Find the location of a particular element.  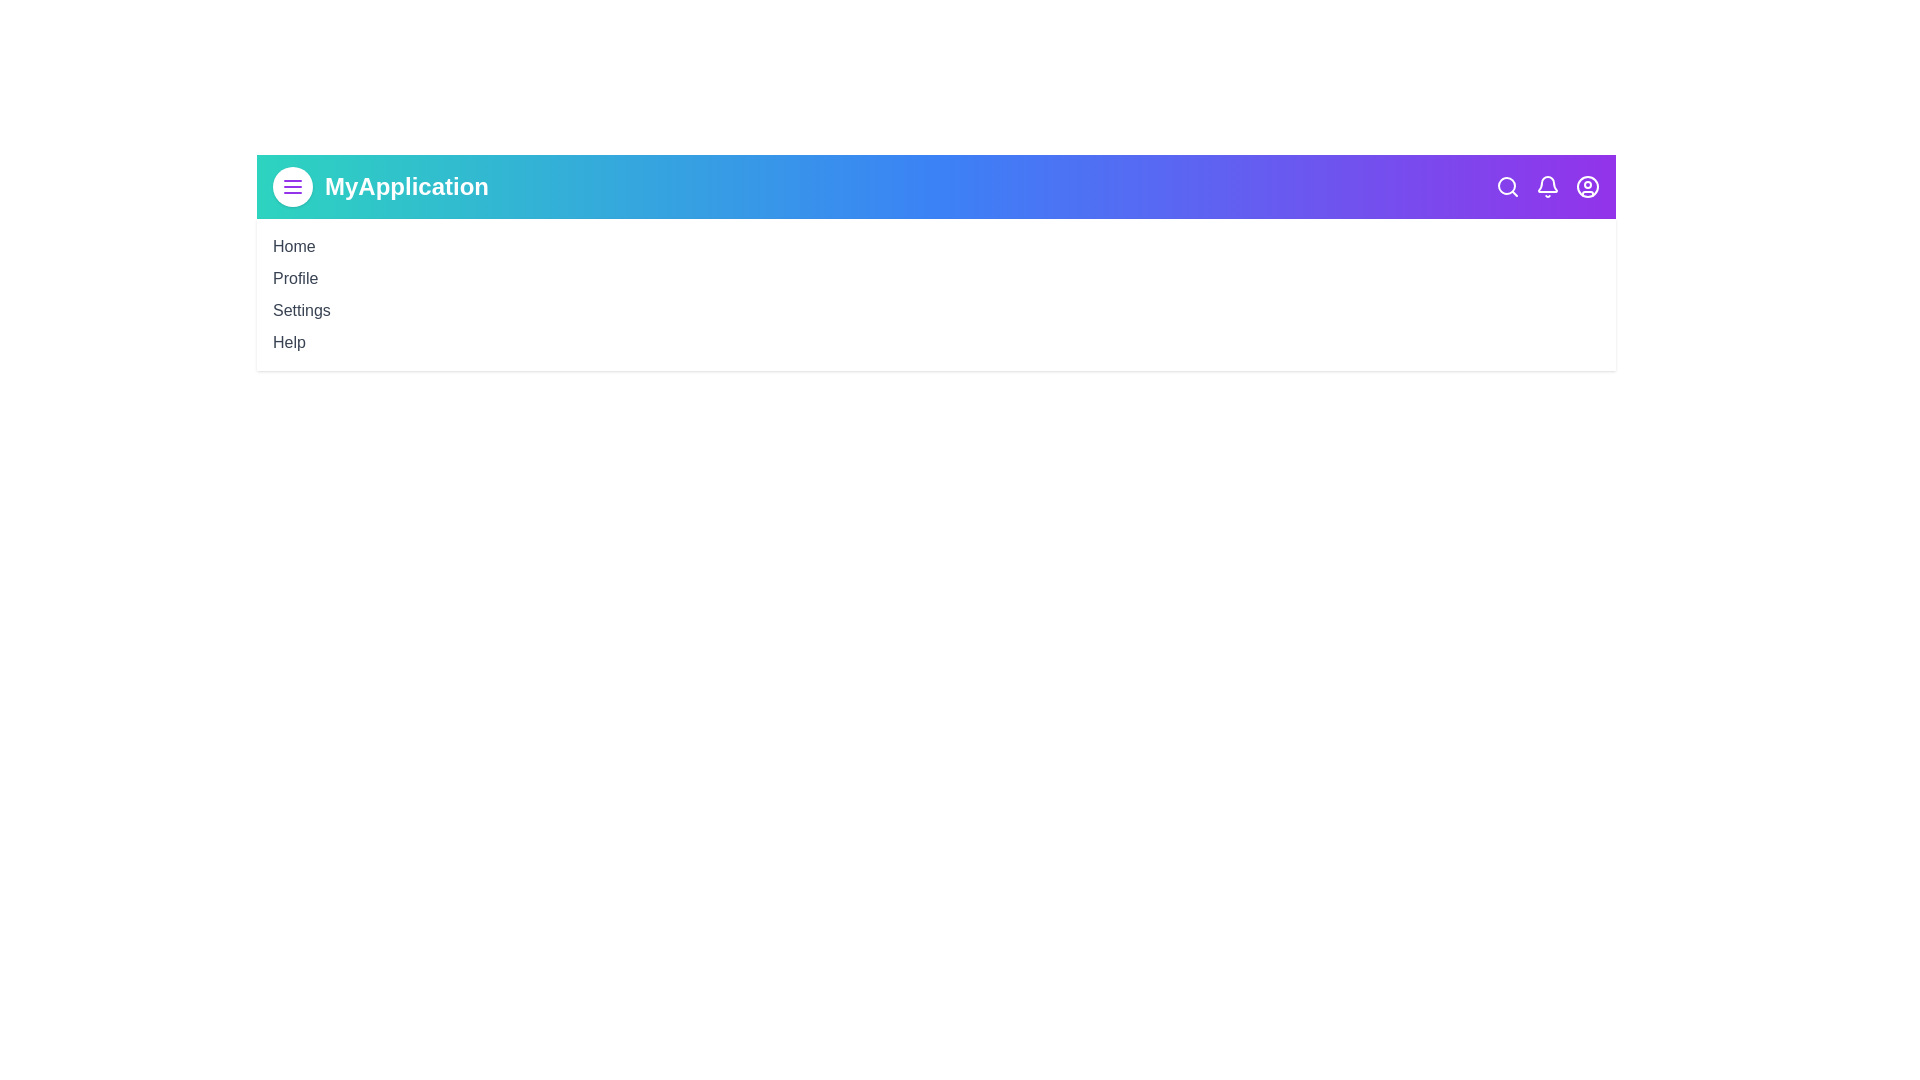

the Home navigation link is located at coordinates (292, 245).